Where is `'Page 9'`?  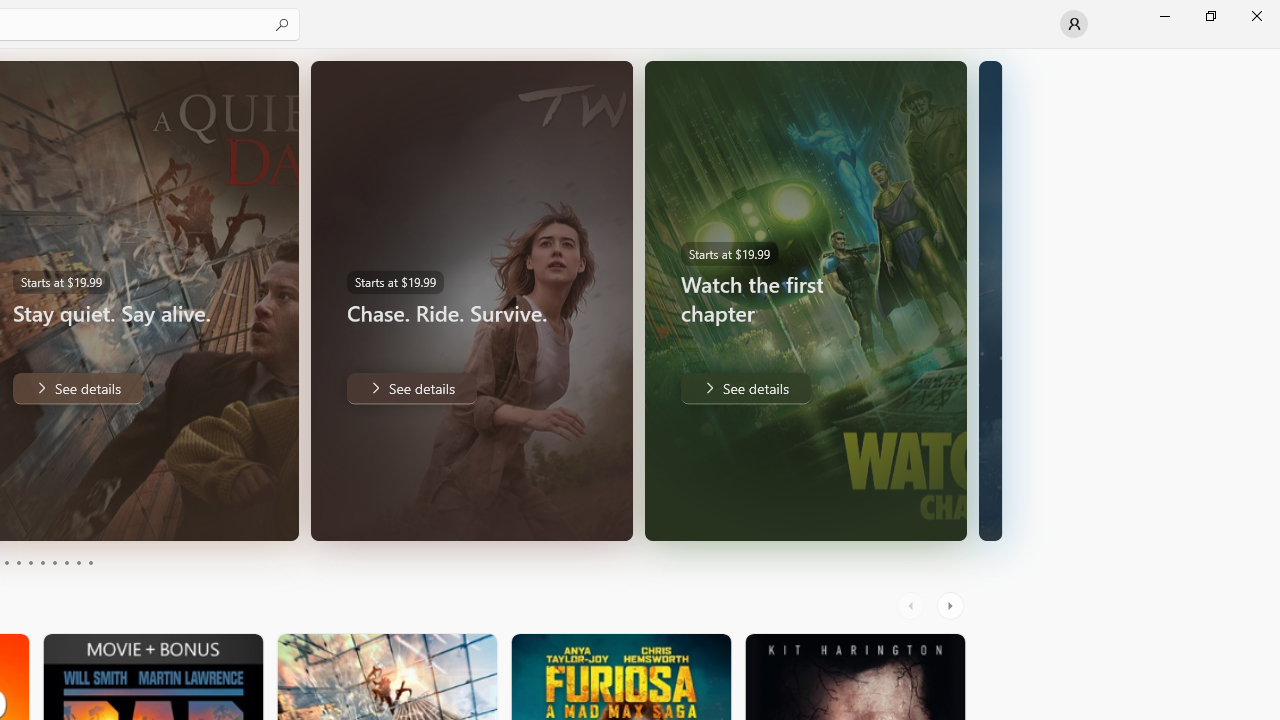
'Page 9' is located at coordinates (78, 563).